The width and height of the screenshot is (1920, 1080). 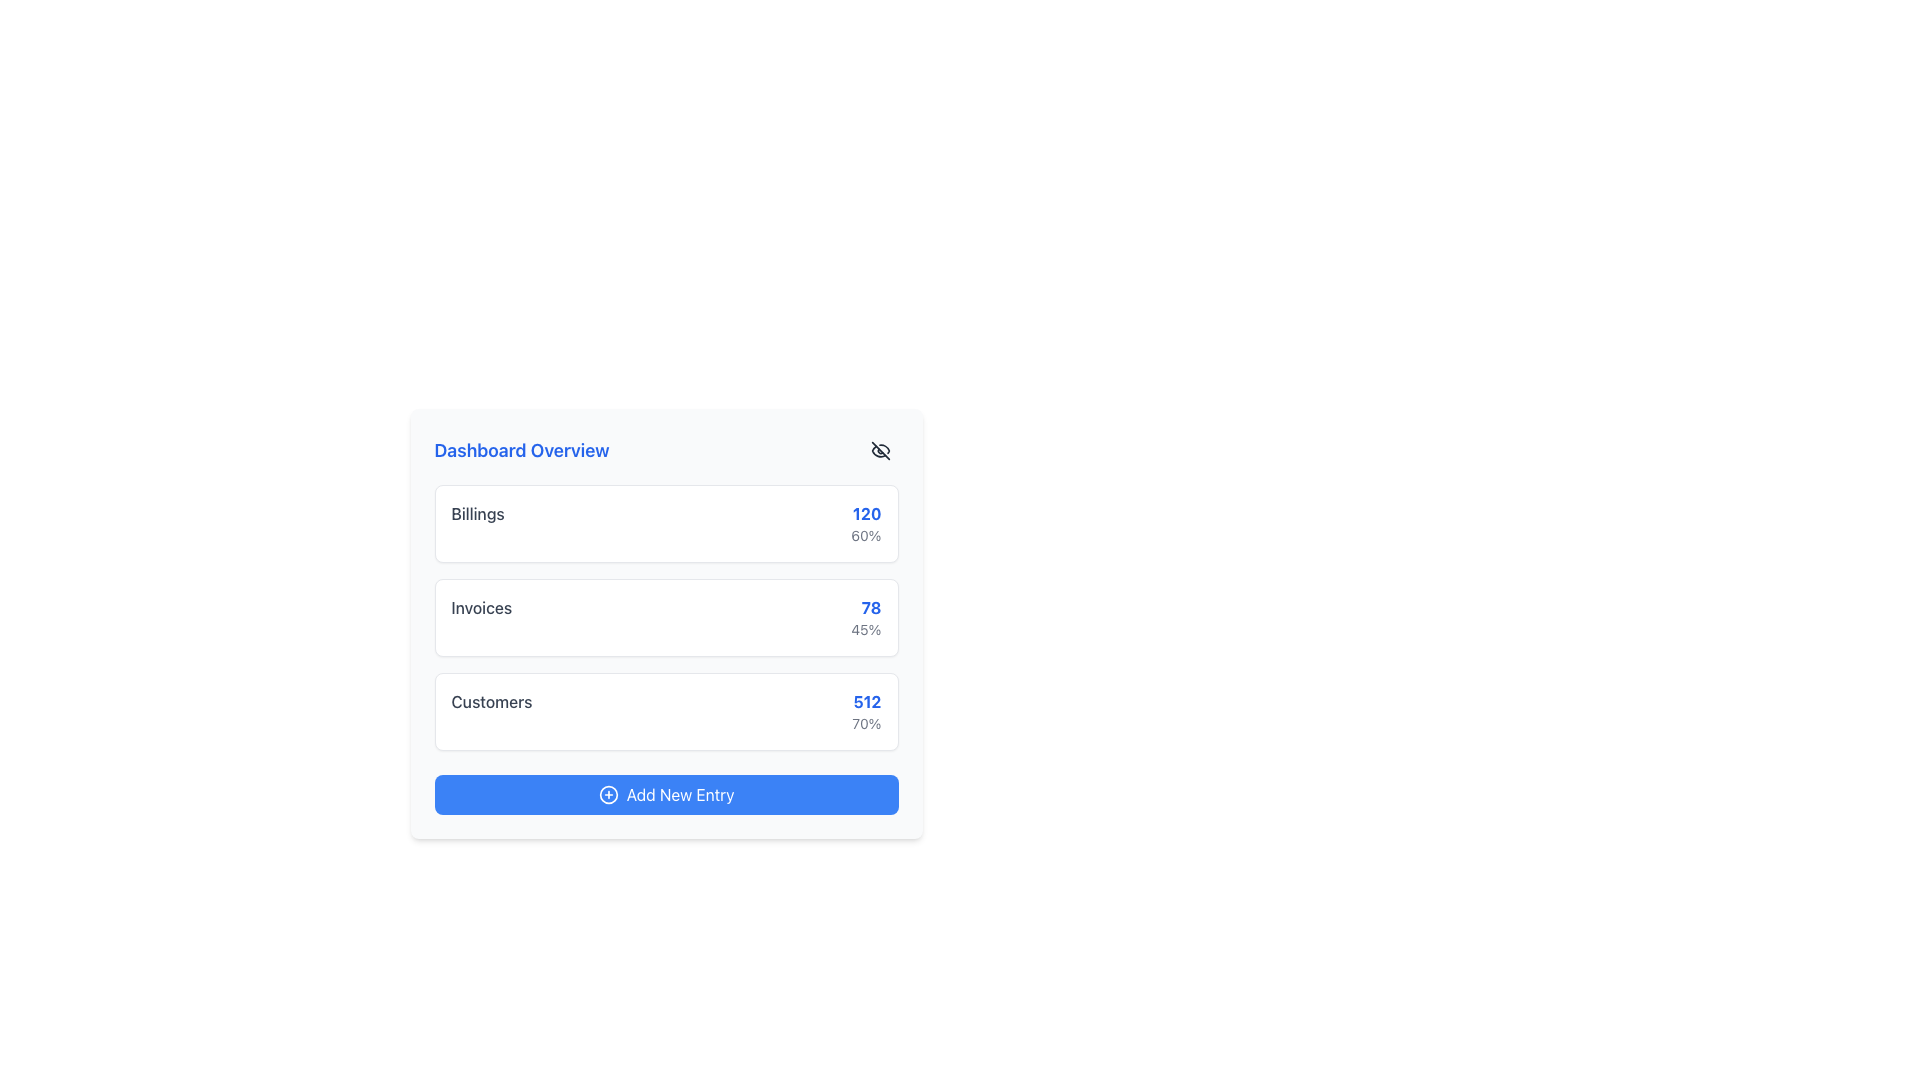 I want to click on the text label displaying the percentage value associated with the 'Invoices' count, which is positioned directly below the number '78.', so click(x=866, y=628).